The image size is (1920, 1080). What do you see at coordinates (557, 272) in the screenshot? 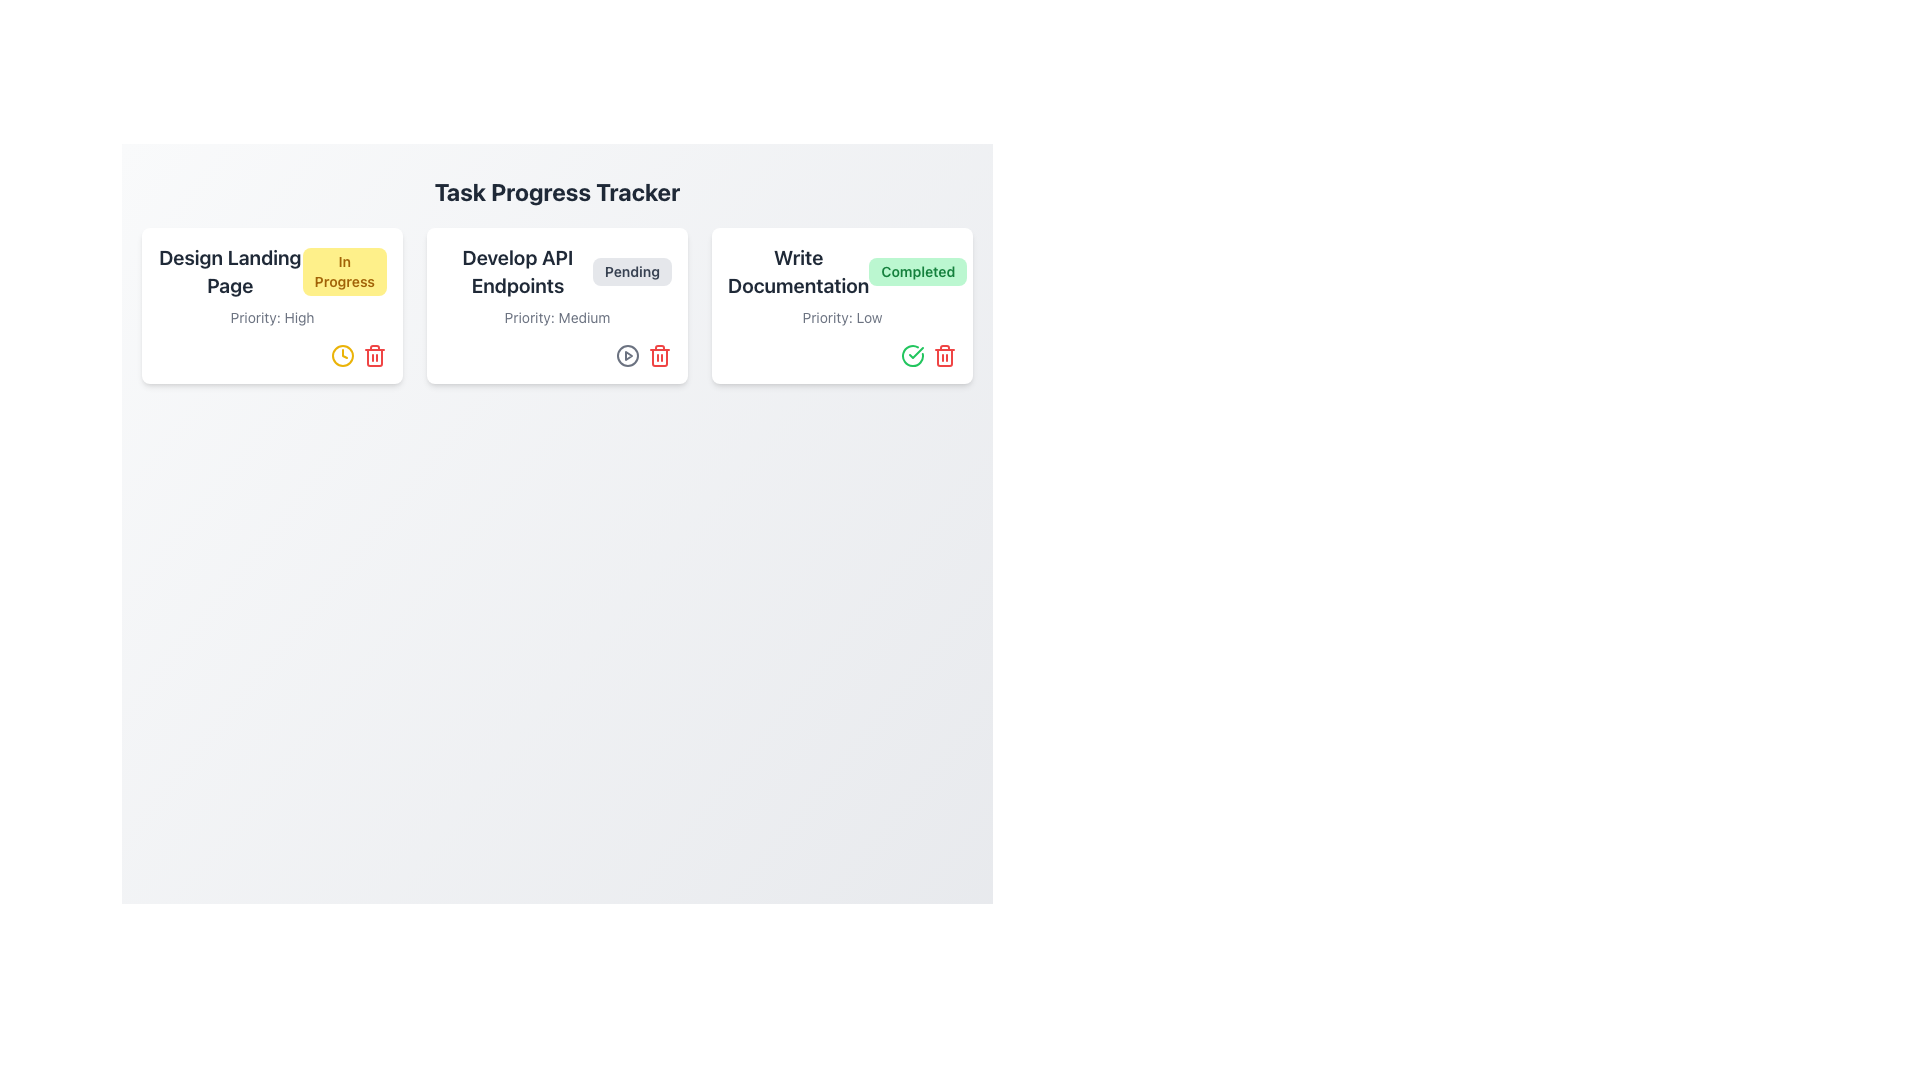
I see `the 'Pending' status label of the task titled 'Develop API Endpoints', located in the middle card of the layout` at bounding box center [557, 272].